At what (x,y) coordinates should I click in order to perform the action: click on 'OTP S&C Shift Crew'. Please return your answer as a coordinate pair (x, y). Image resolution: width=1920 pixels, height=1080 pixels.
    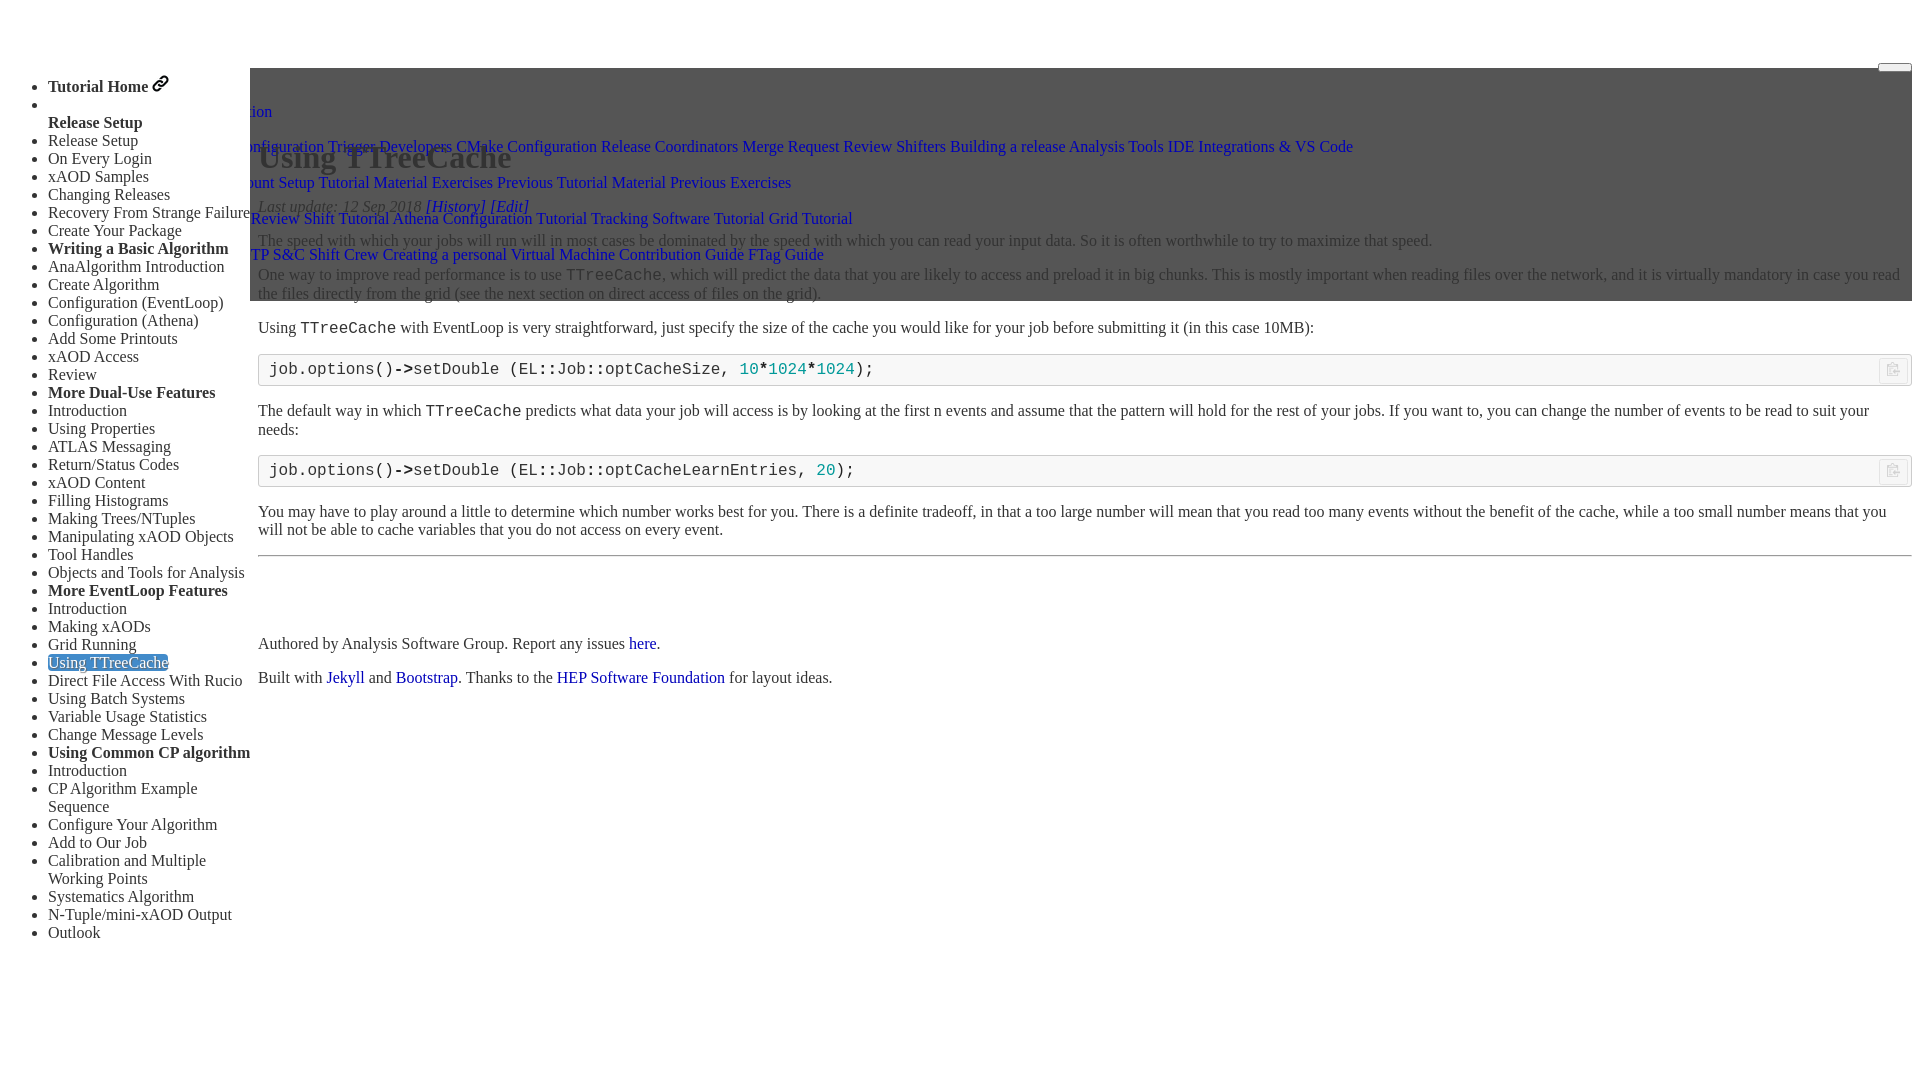
    Looking at the image, I should click on (307, 253).